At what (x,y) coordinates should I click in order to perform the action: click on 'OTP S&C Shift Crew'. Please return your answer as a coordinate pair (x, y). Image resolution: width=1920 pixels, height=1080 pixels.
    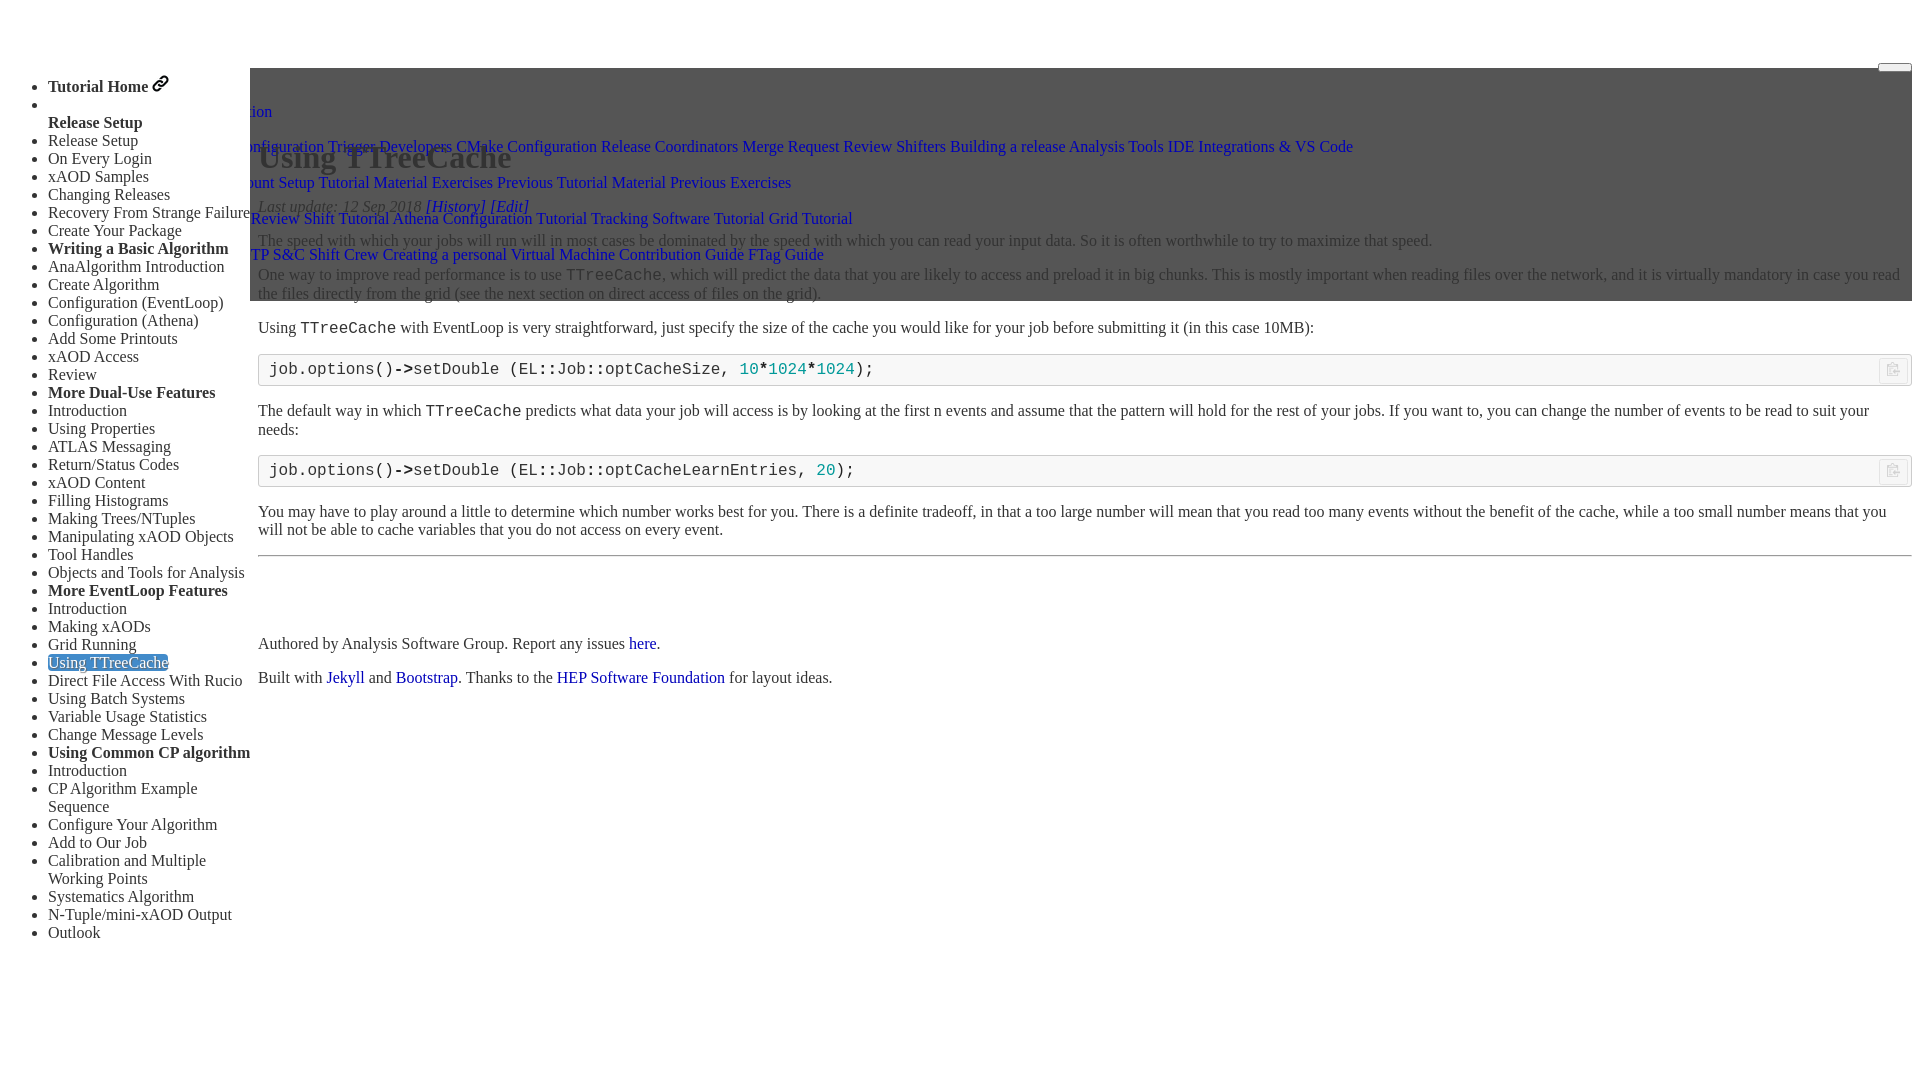
    Looking at the image, I should click on (307, 253).